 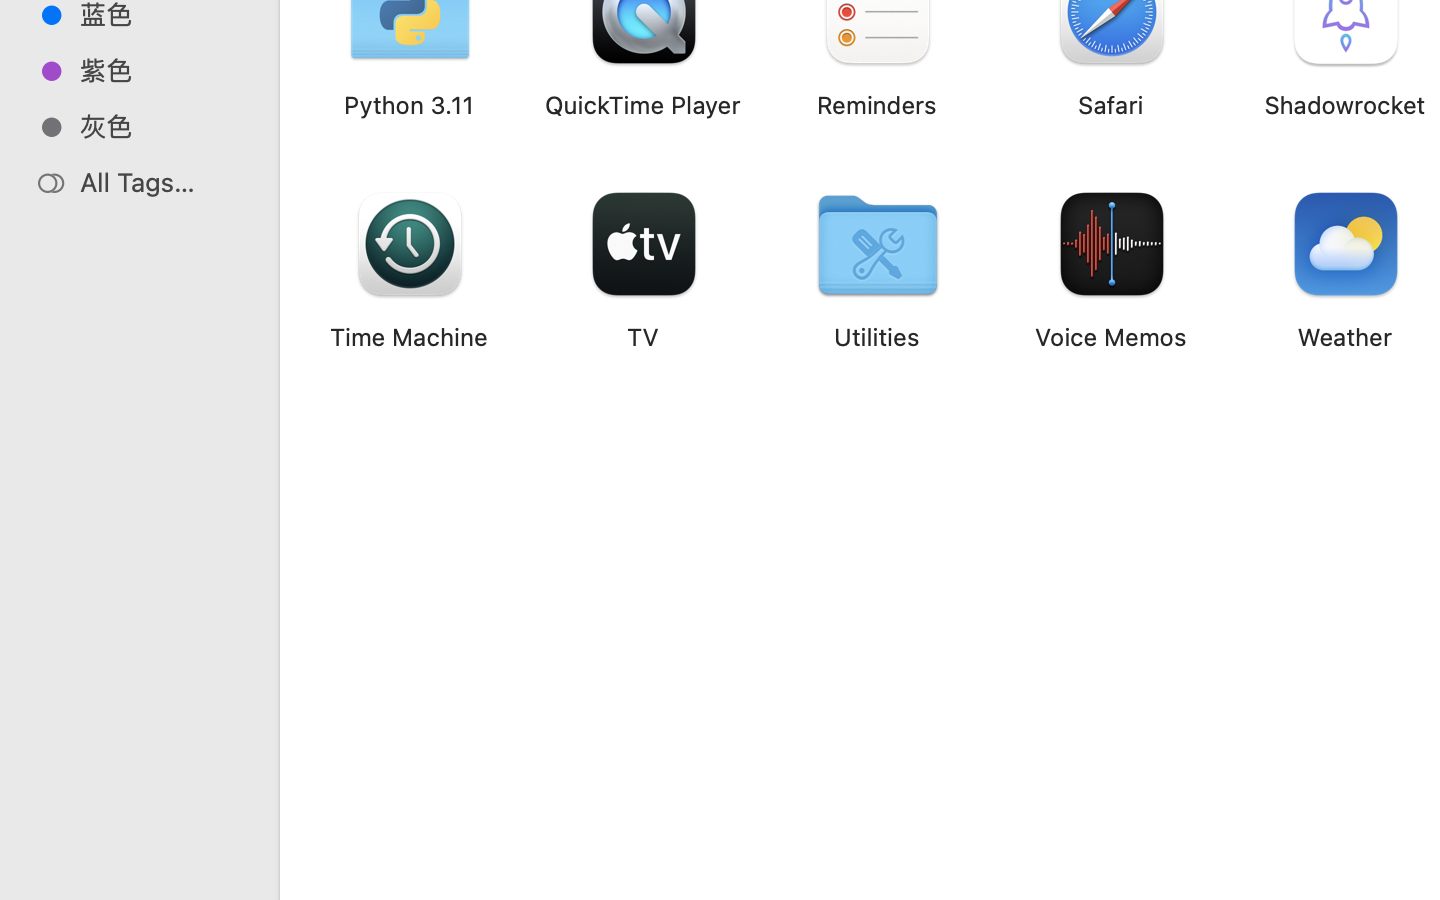 I want to click on 'All Tags…', so click(x=159, y=181).